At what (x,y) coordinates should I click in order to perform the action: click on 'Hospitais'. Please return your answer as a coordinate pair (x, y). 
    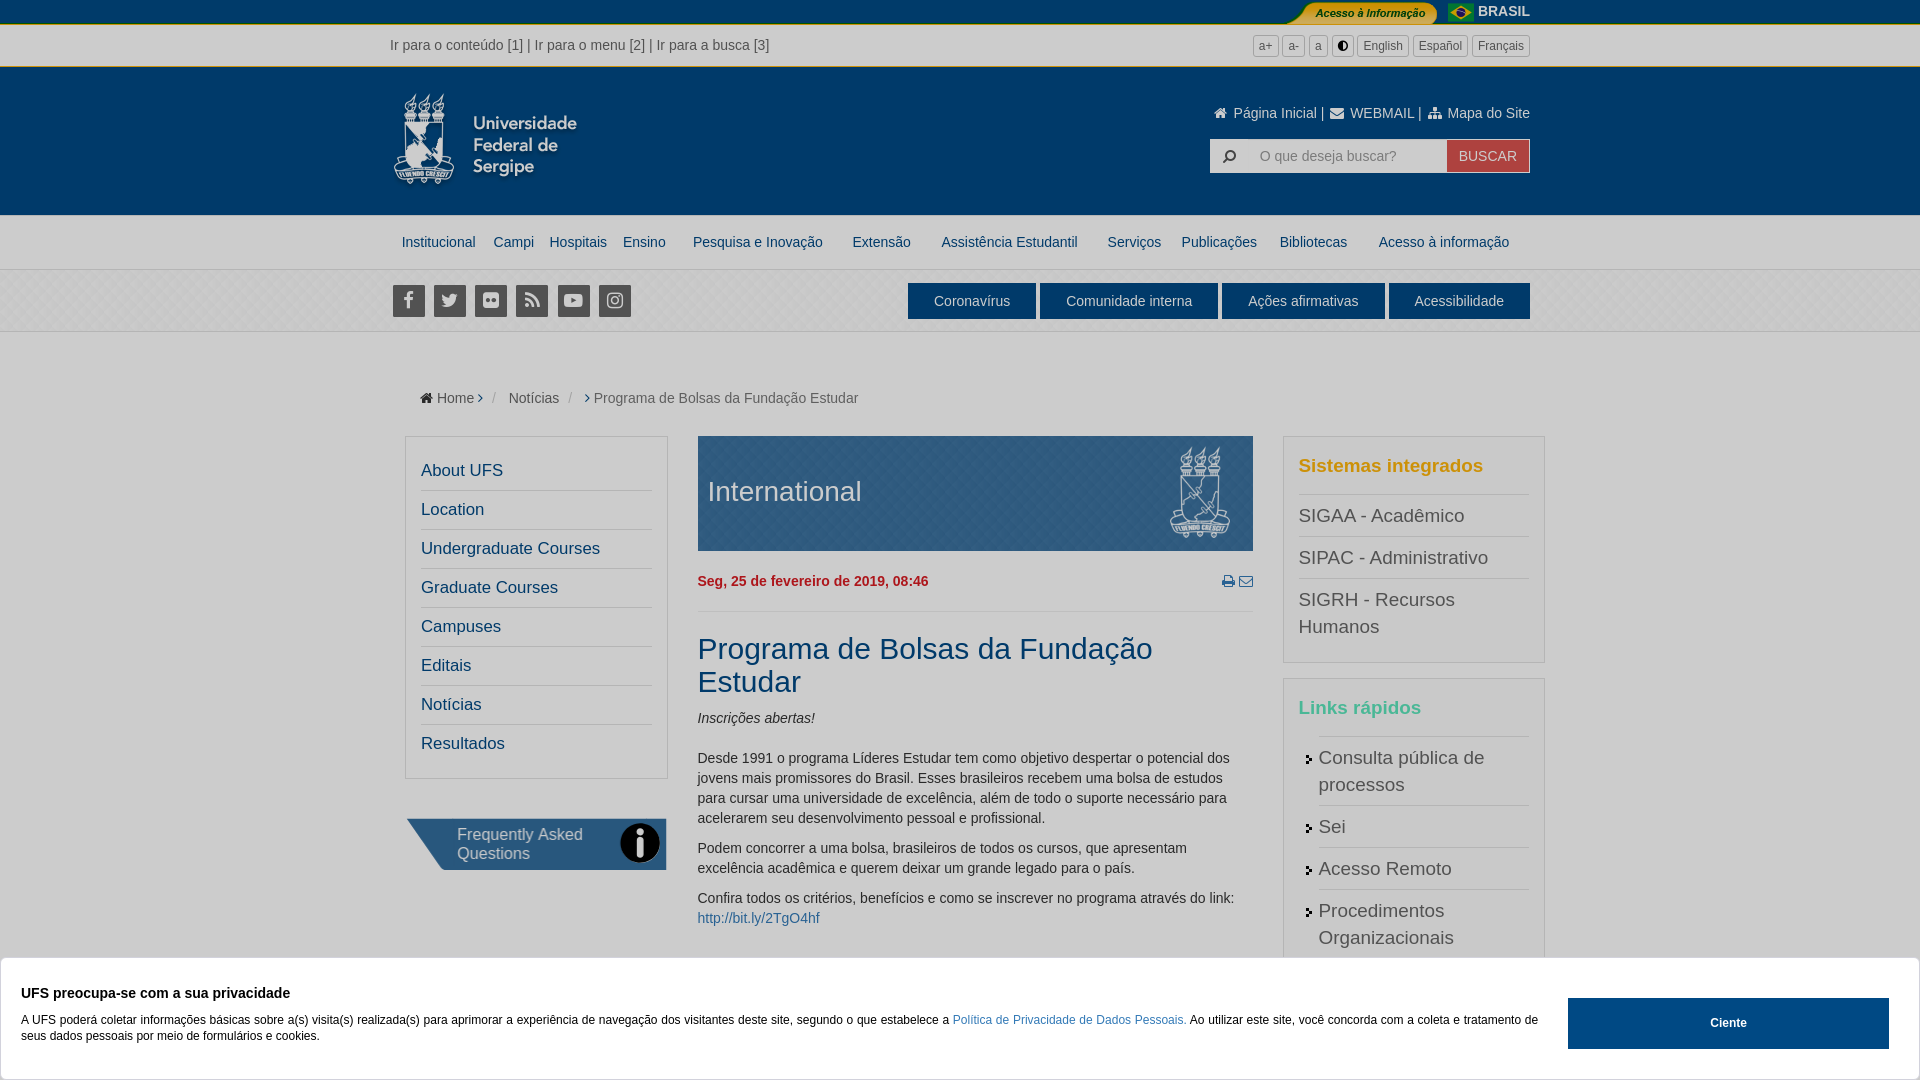
    Looking at the image, I should click on (576, 241).